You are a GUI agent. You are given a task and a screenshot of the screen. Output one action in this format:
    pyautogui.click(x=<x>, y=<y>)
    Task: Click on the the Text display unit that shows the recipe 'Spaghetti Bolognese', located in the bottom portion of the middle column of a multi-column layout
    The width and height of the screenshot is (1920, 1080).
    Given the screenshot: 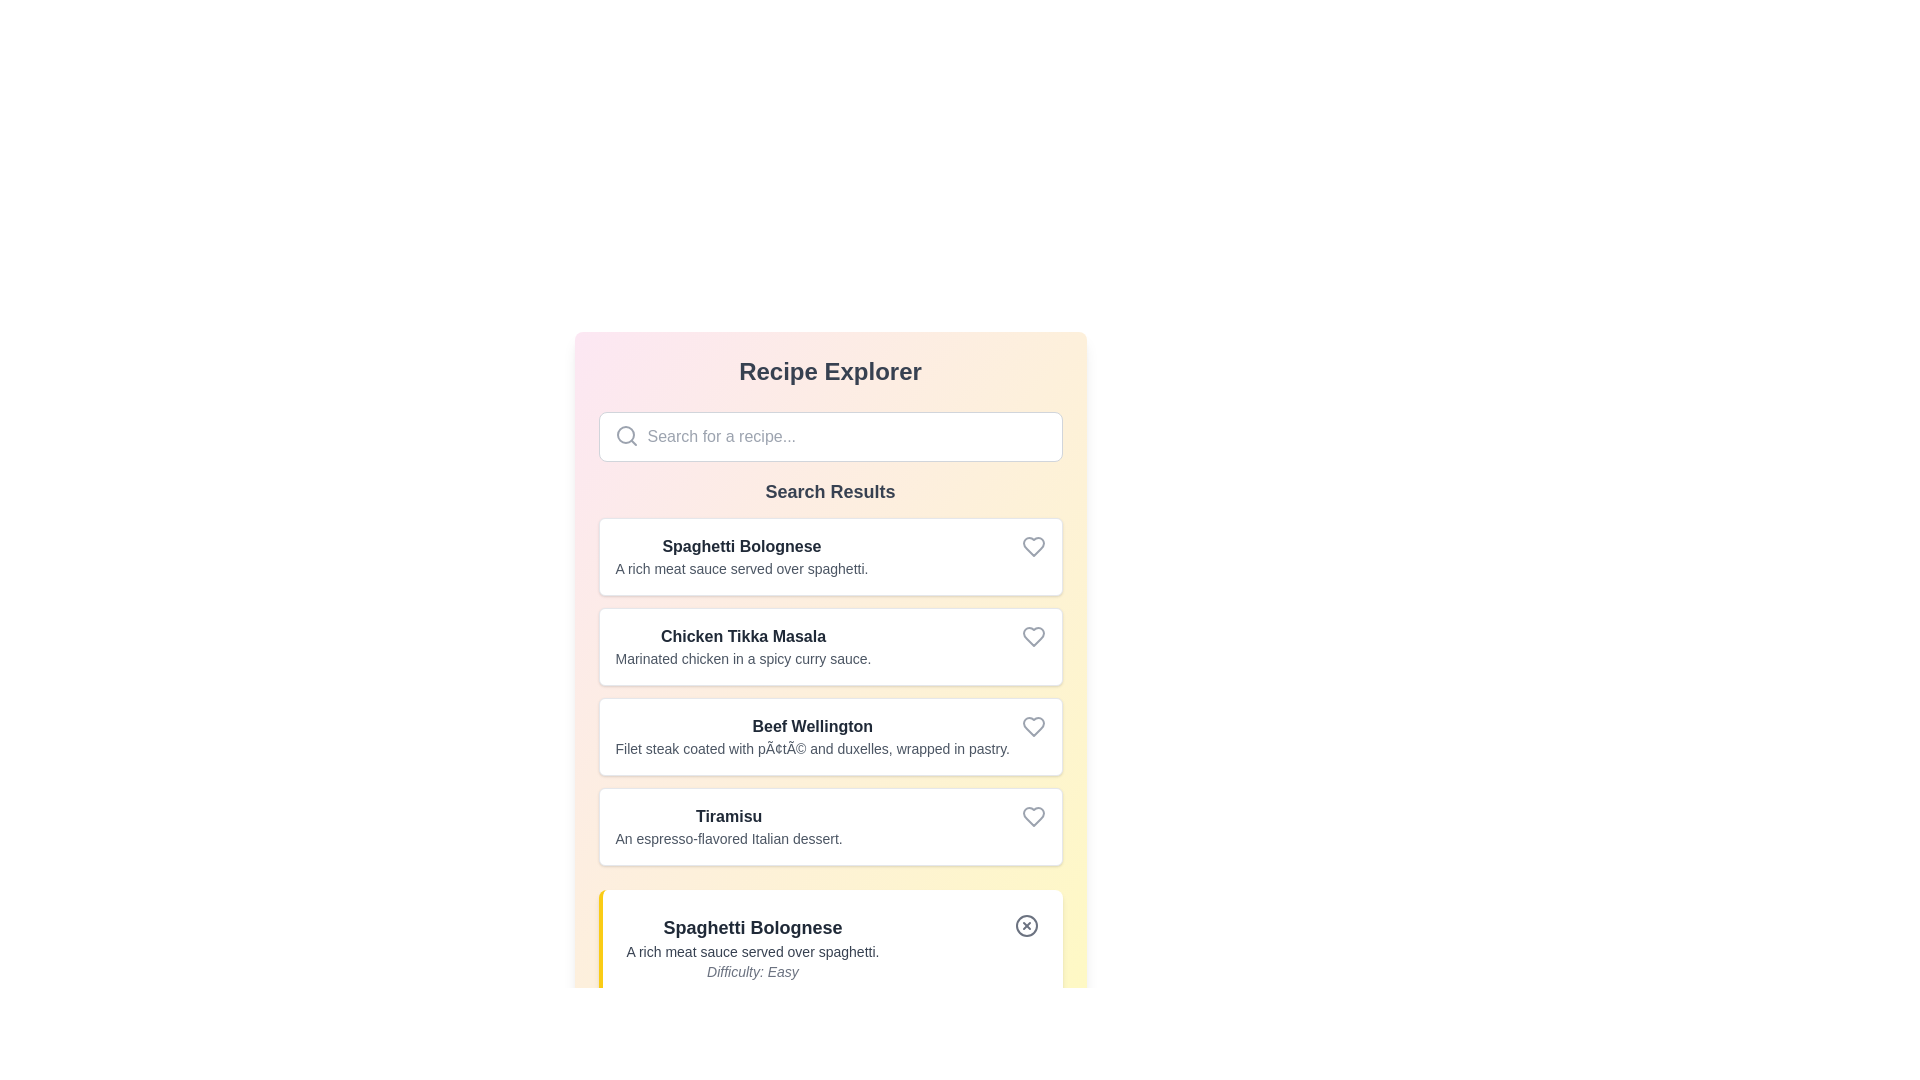 What is the action you would take?
    pyautogui.click(x=752, y=947)
    